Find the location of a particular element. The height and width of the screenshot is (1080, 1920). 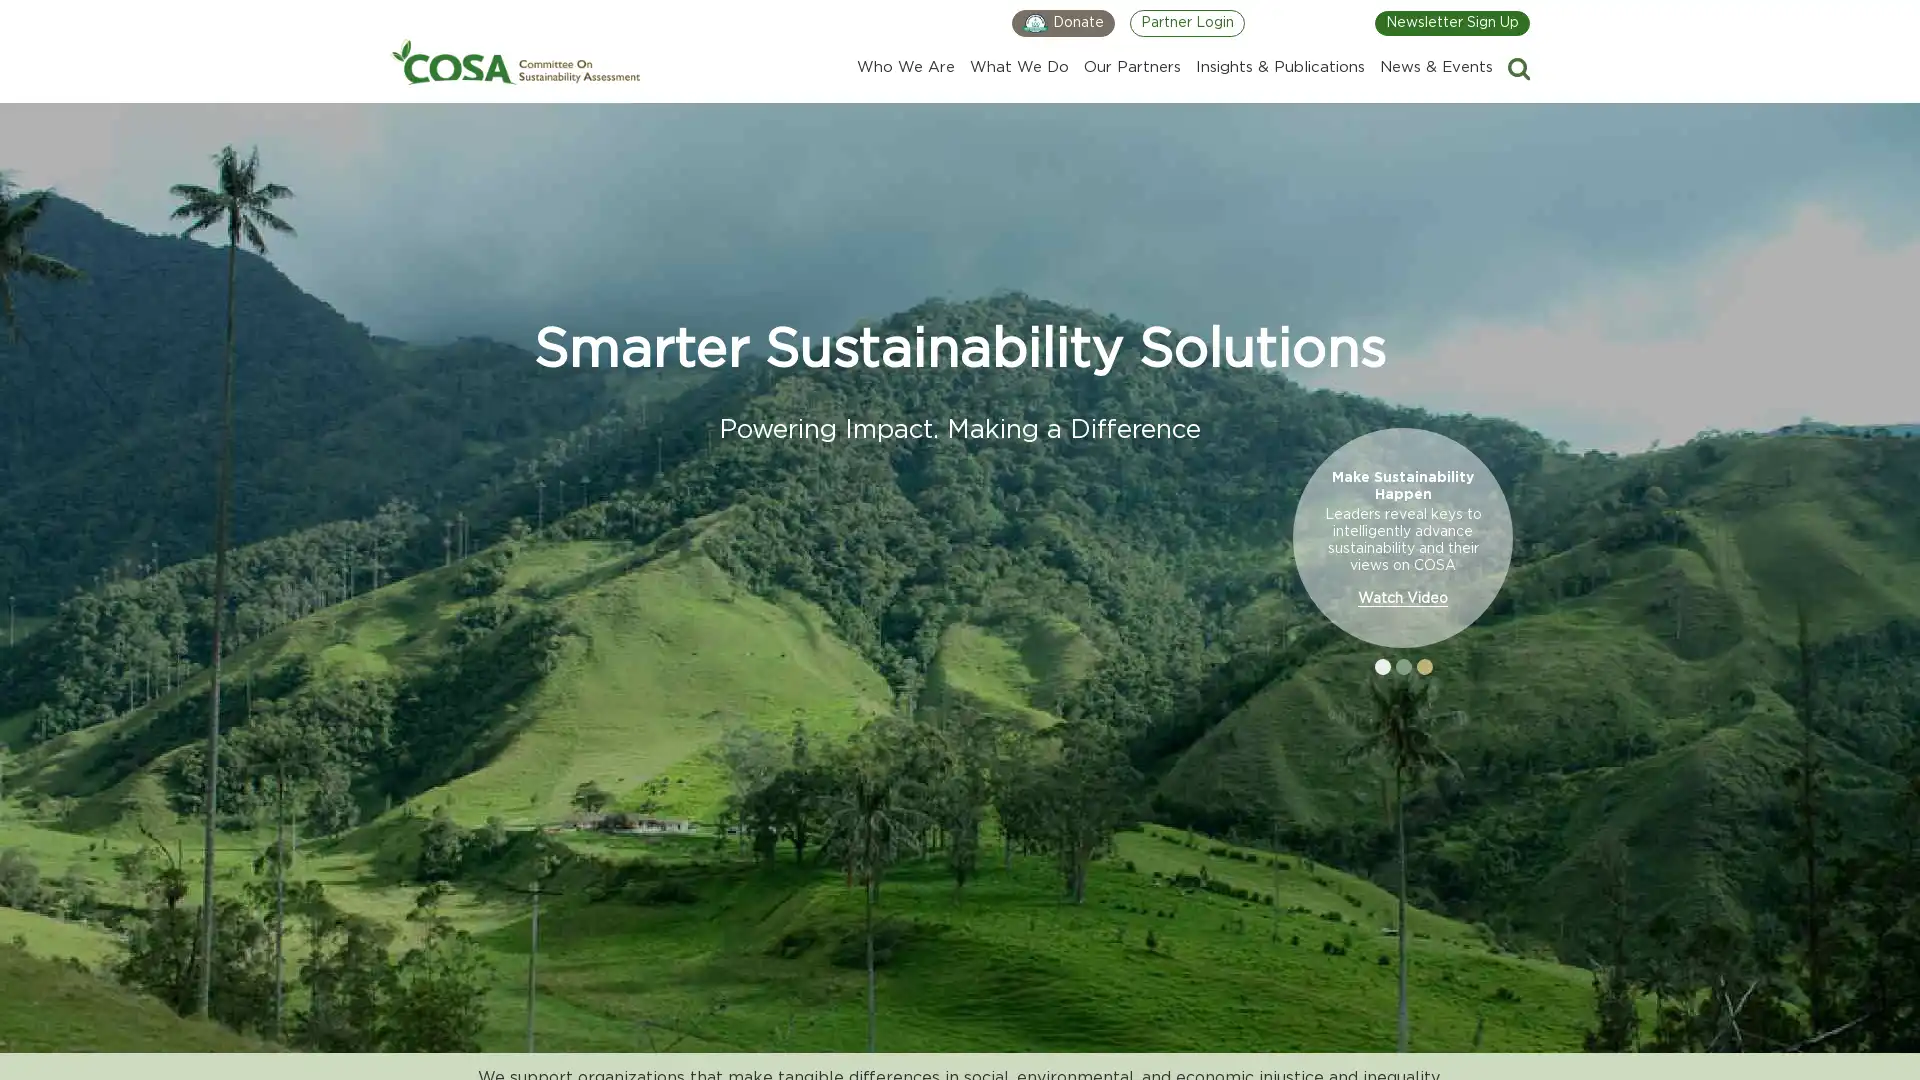

Search is located at coordinates (1518, 67).